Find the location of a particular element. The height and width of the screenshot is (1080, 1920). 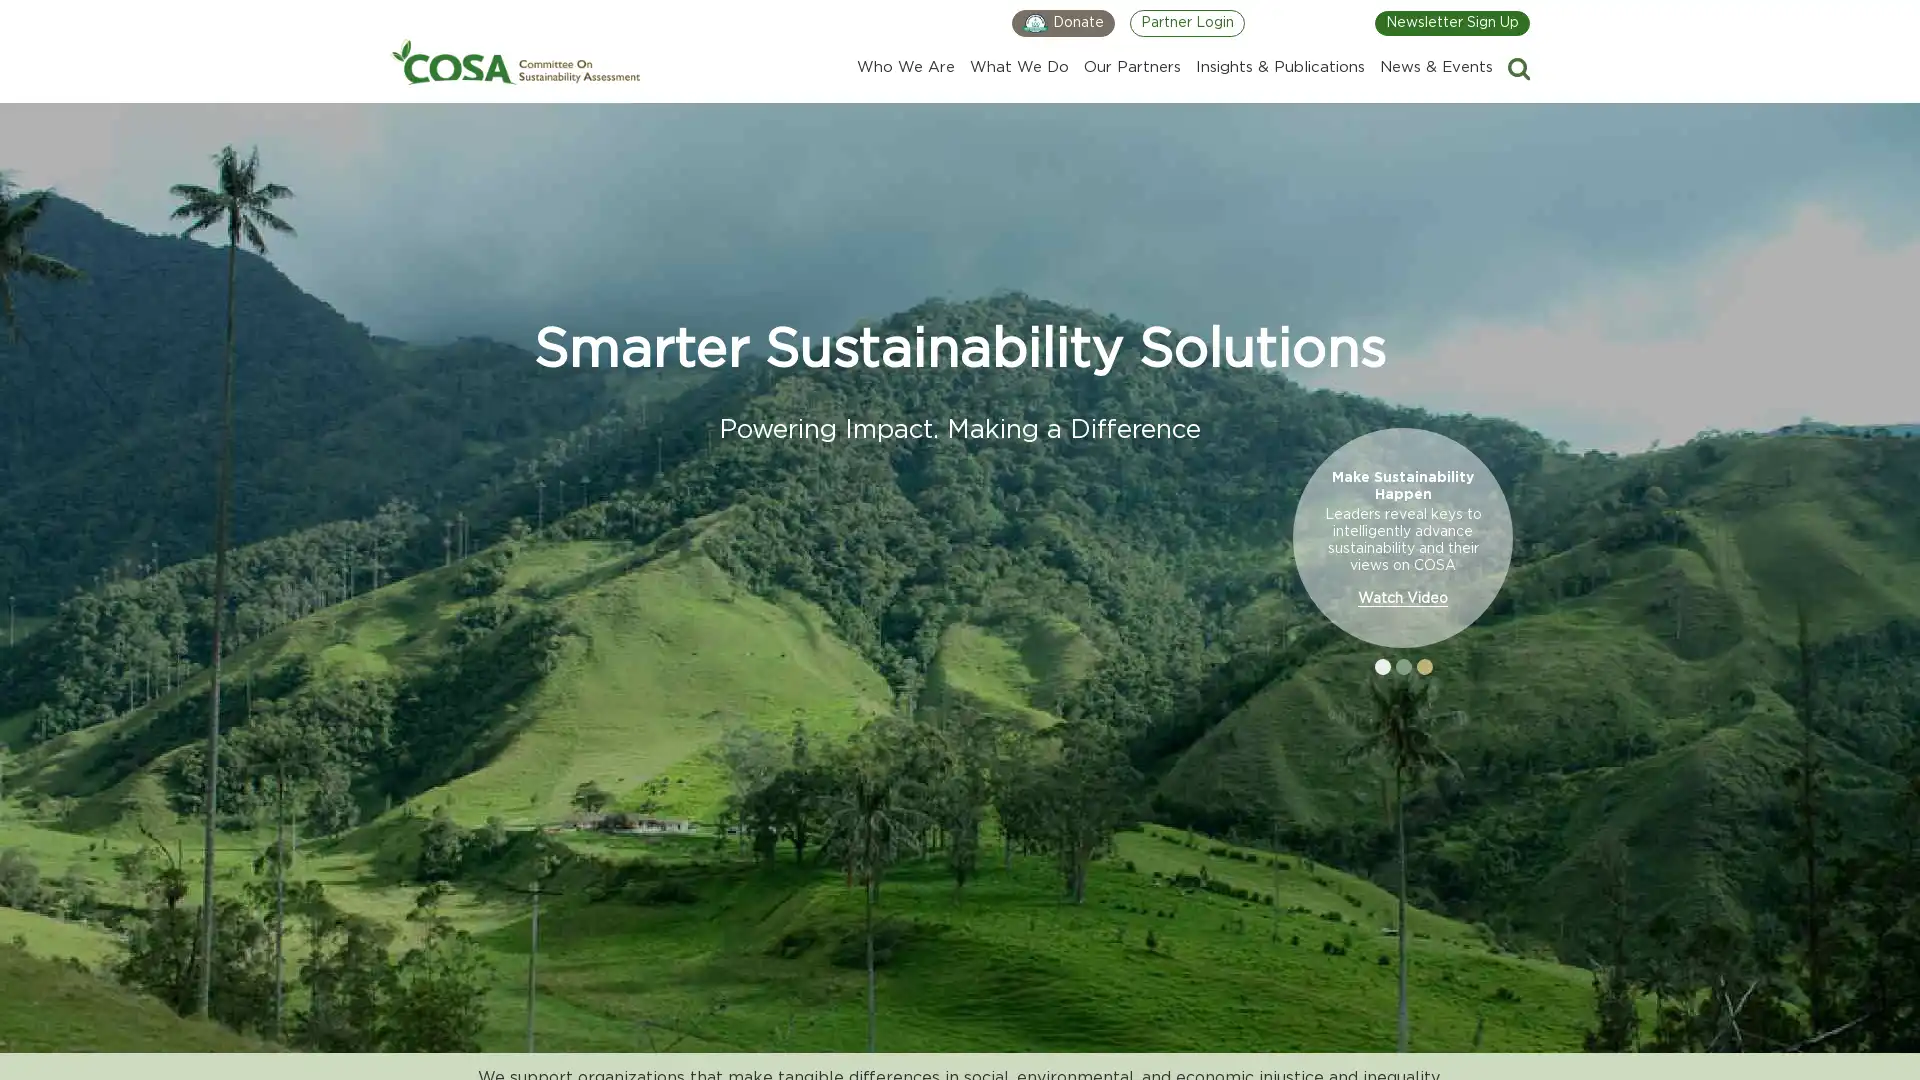

Search is located at coordinates (1518, 67).